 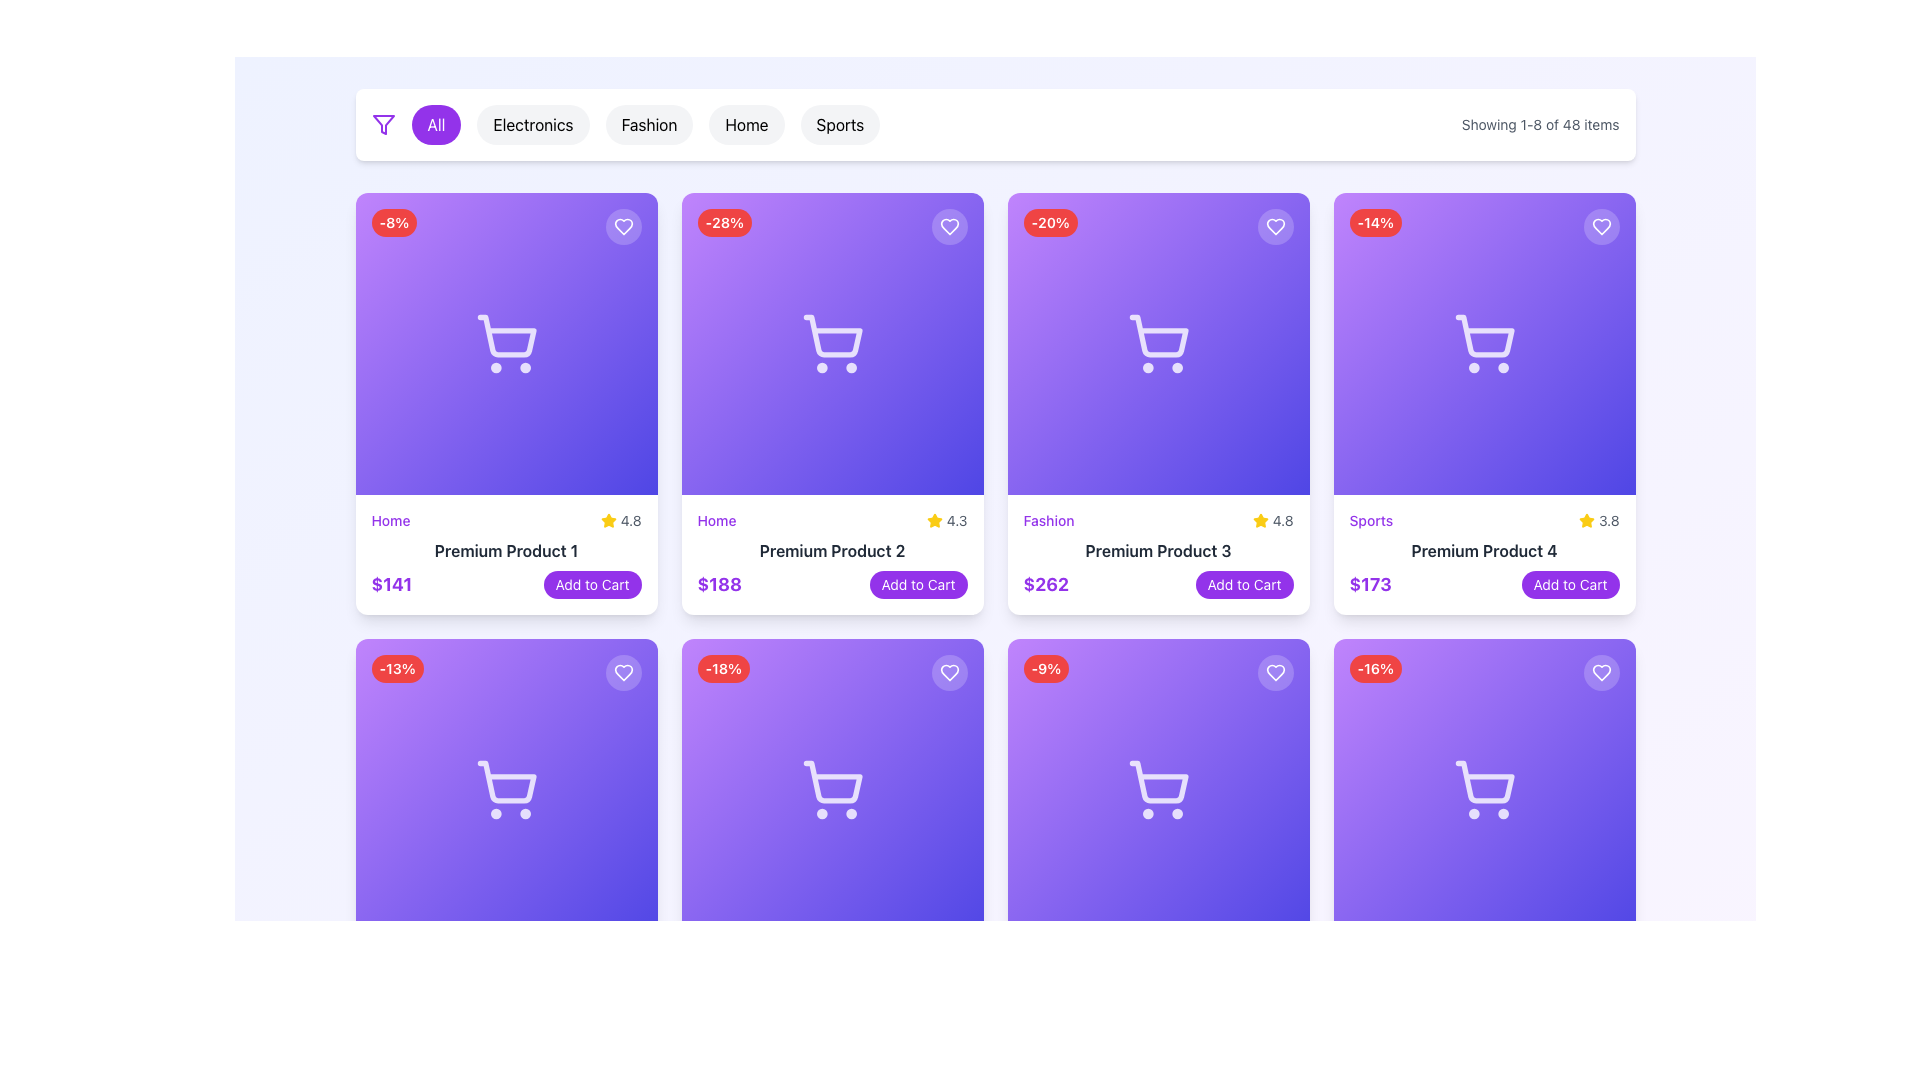 I want to click on the 'Fashion' category button, which is the third button in a horizontal row of category selectors, featuring a rounded rectangular shape with a light gray background and centered black text, so click(x=649, y=124).